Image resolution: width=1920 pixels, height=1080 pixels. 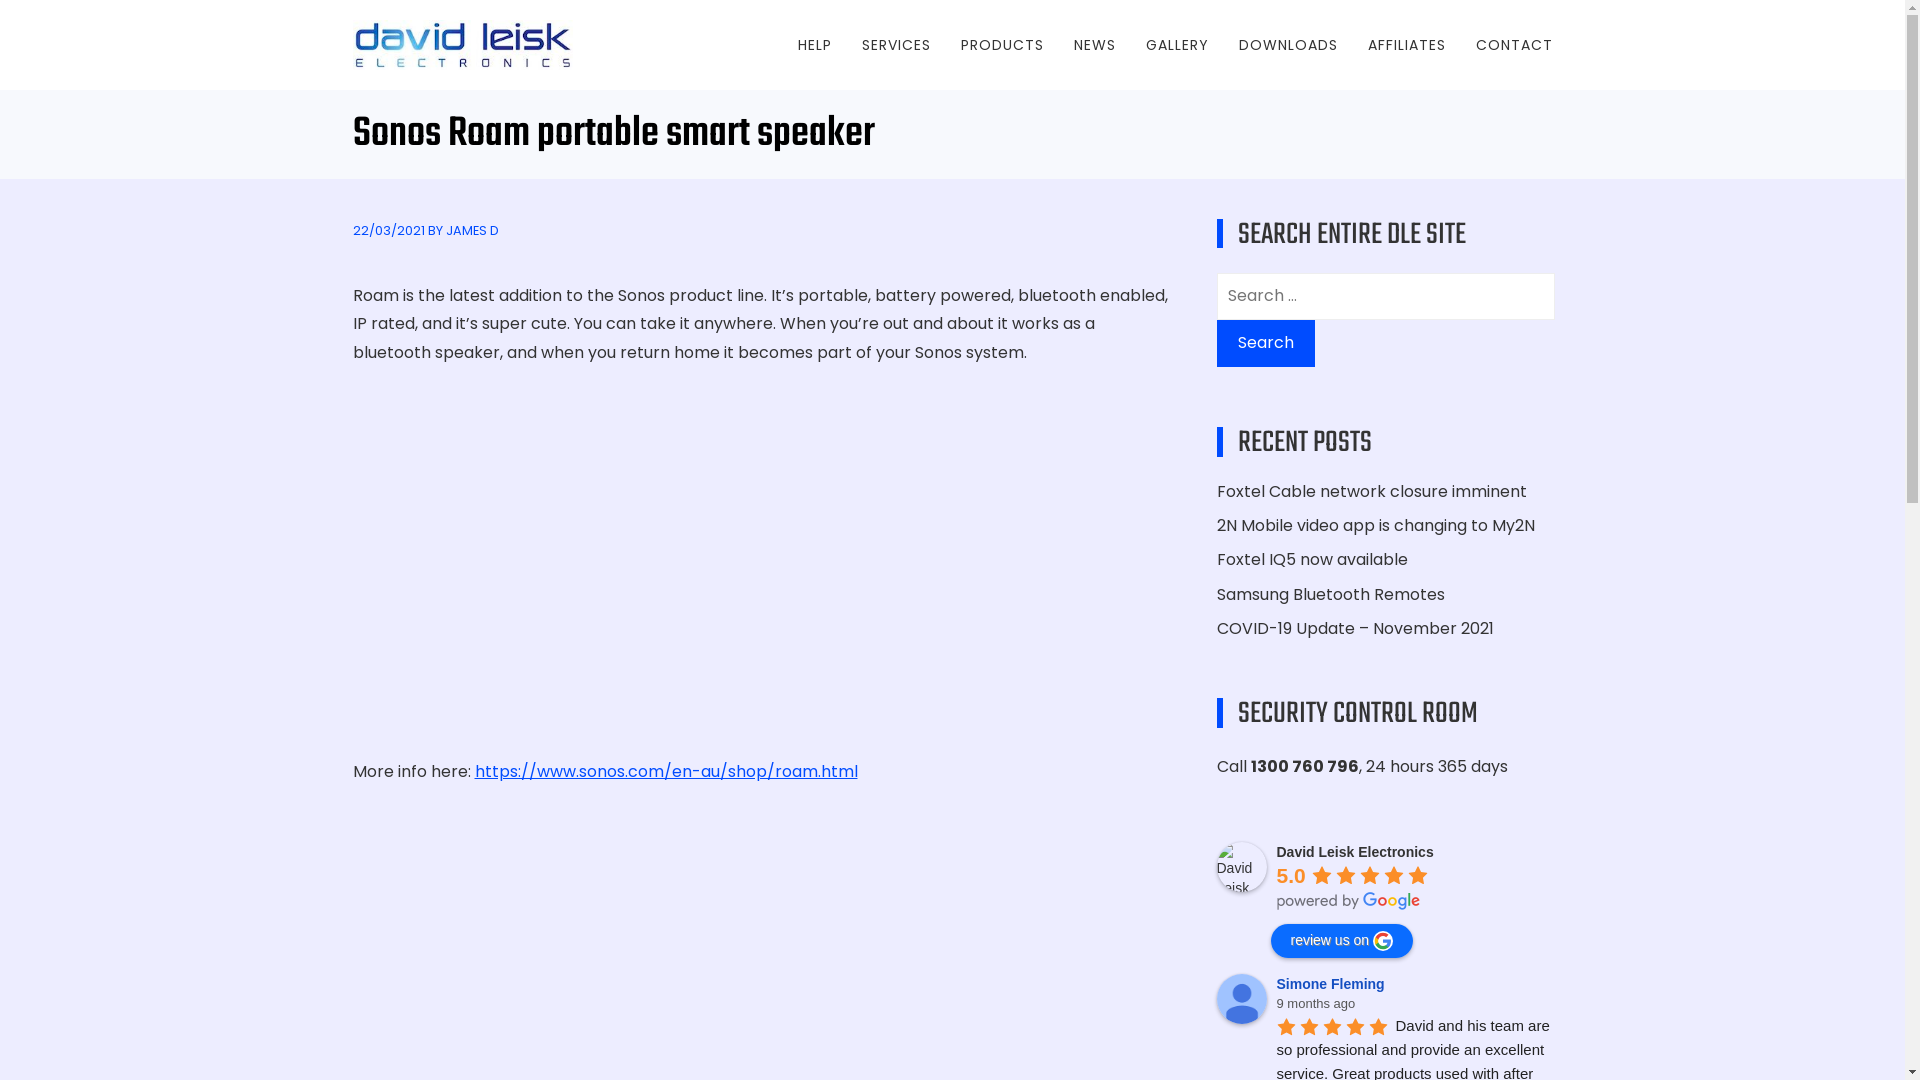 I want to click on 'Simone Fleming', so click(x=1333, y=982).